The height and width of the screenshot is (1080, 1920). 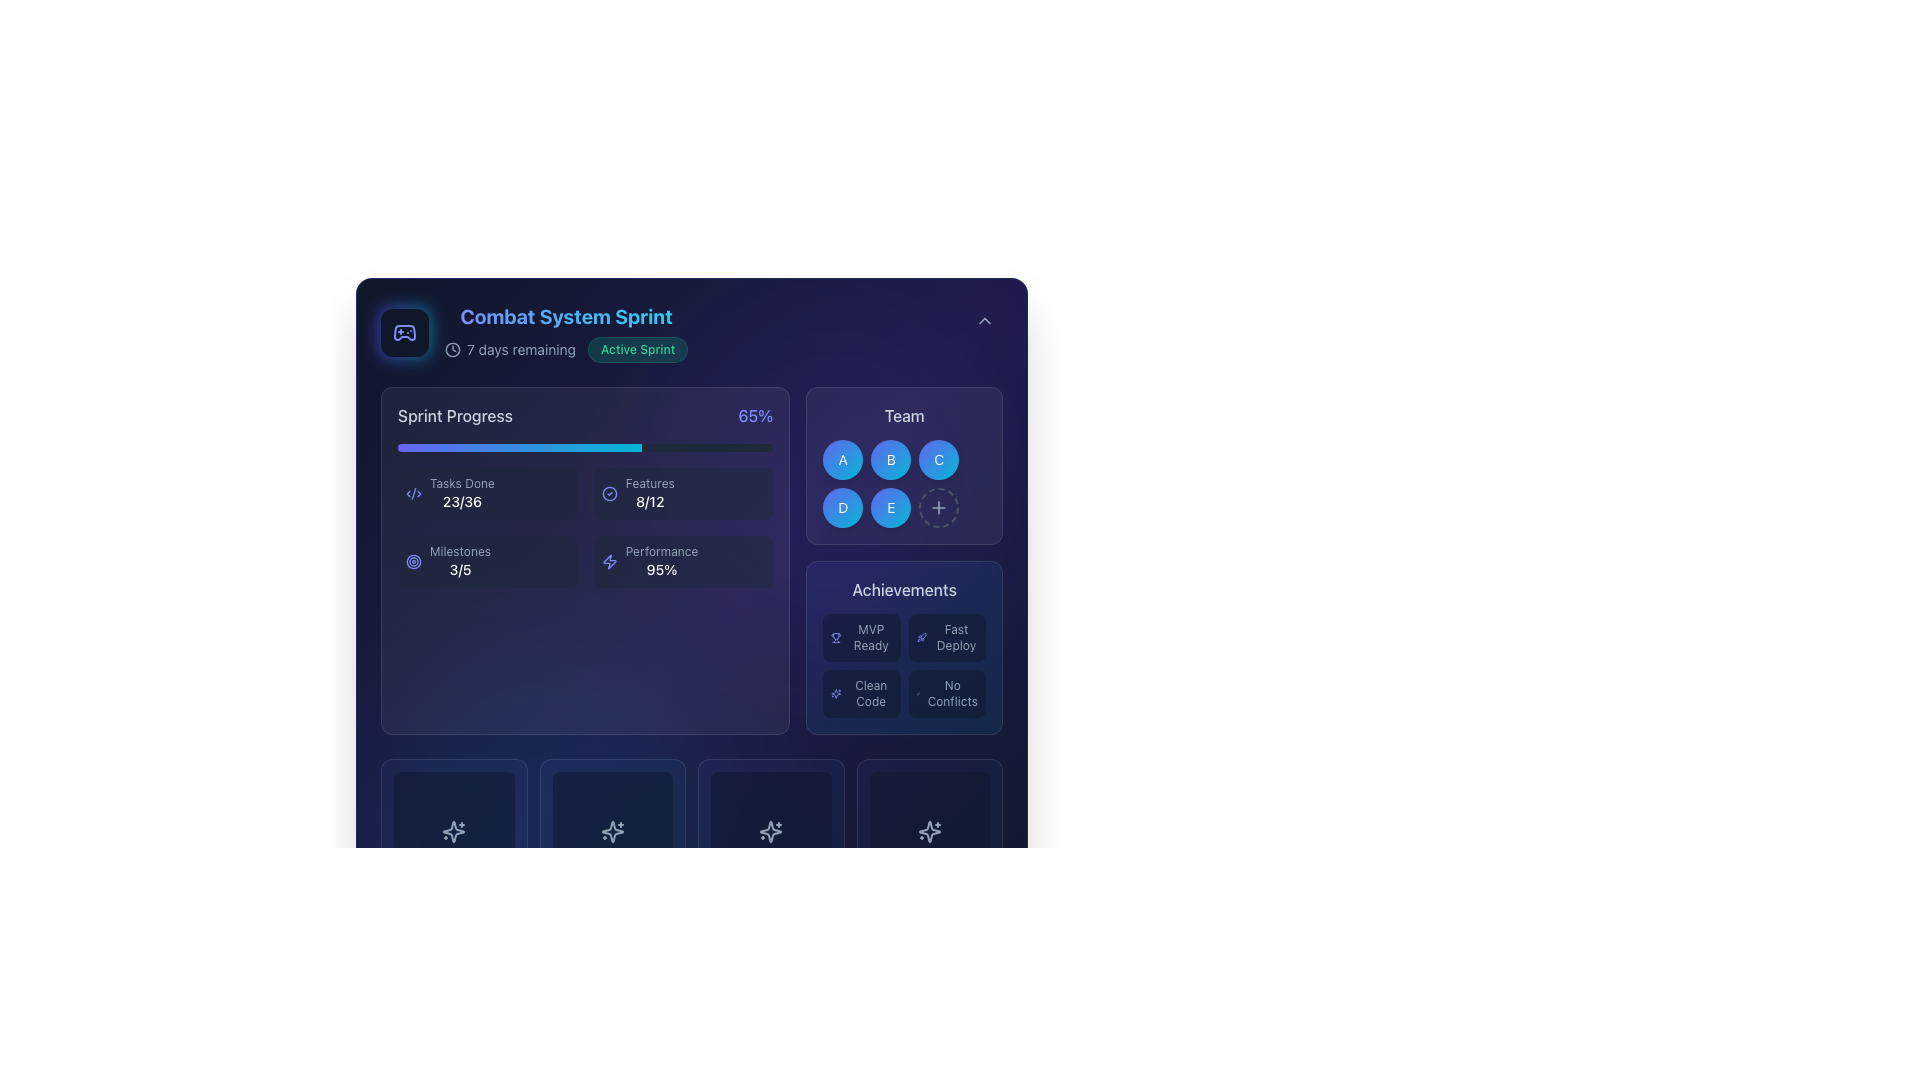 I want to click on the subtle gray text label that reads 'Milestones', which is aligned to the left and positioned above the larger text '3/5' in the 'Sprint Progress' section, so click(x=459, y=551).